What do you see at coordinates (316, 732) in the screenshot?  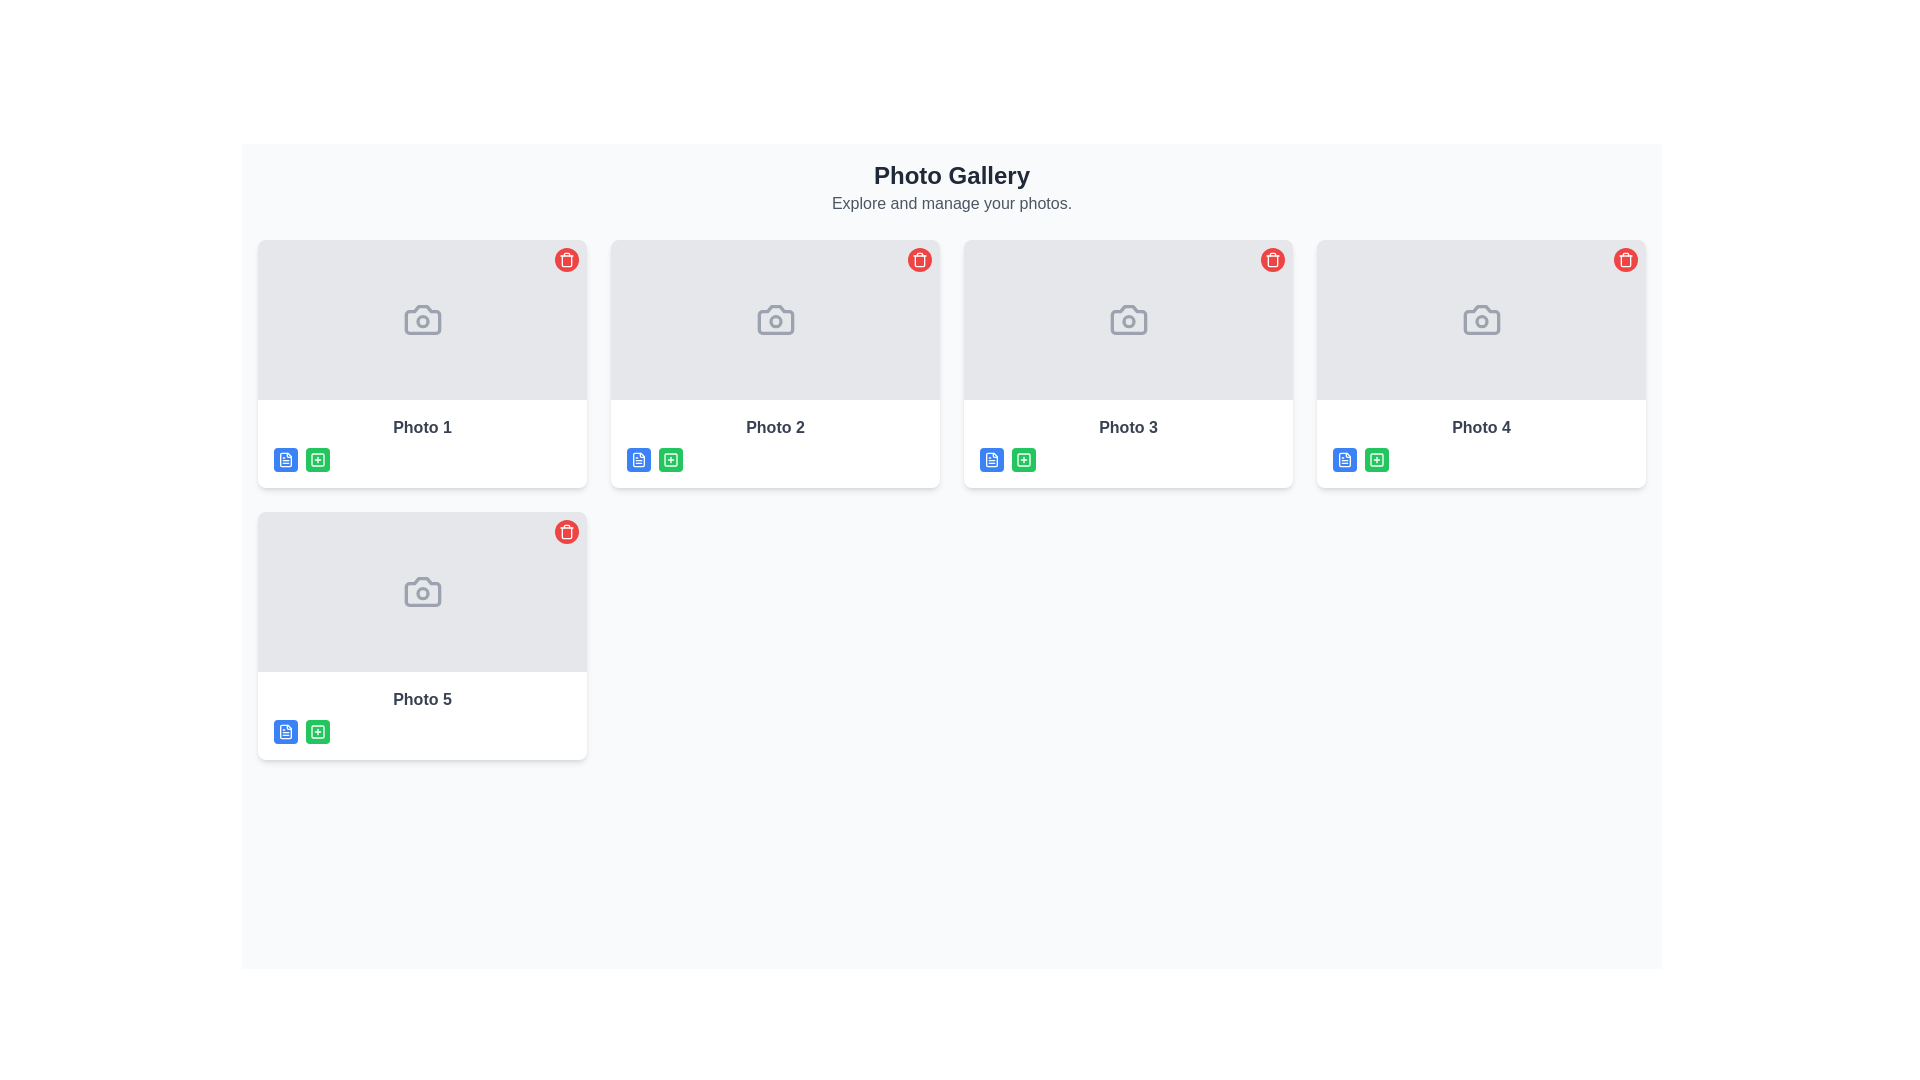 I see `the green icon button with a square and plus symbol located below the 'Photo 5' label` at bounding box center [316, 732].